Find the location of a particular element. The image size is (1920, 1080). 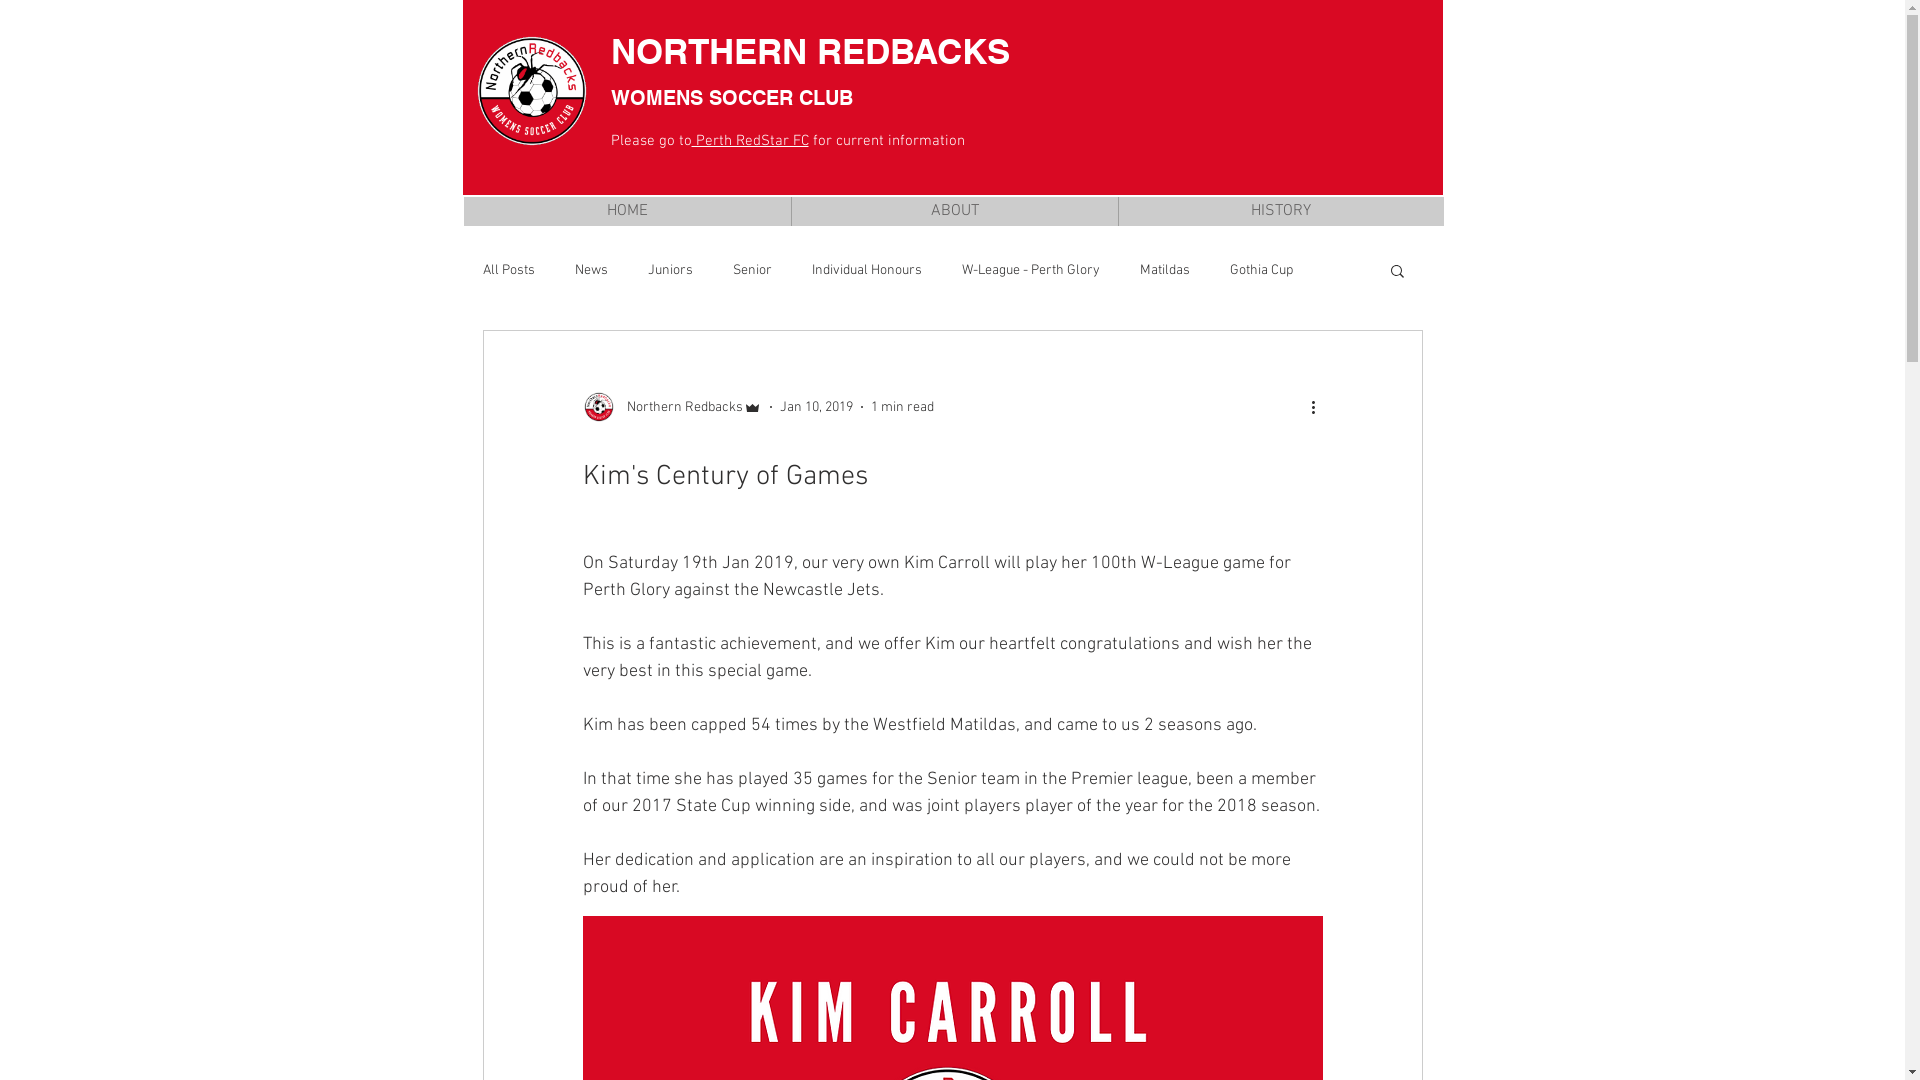

'Gothia Cup' is located at coordinates (1228, 270).